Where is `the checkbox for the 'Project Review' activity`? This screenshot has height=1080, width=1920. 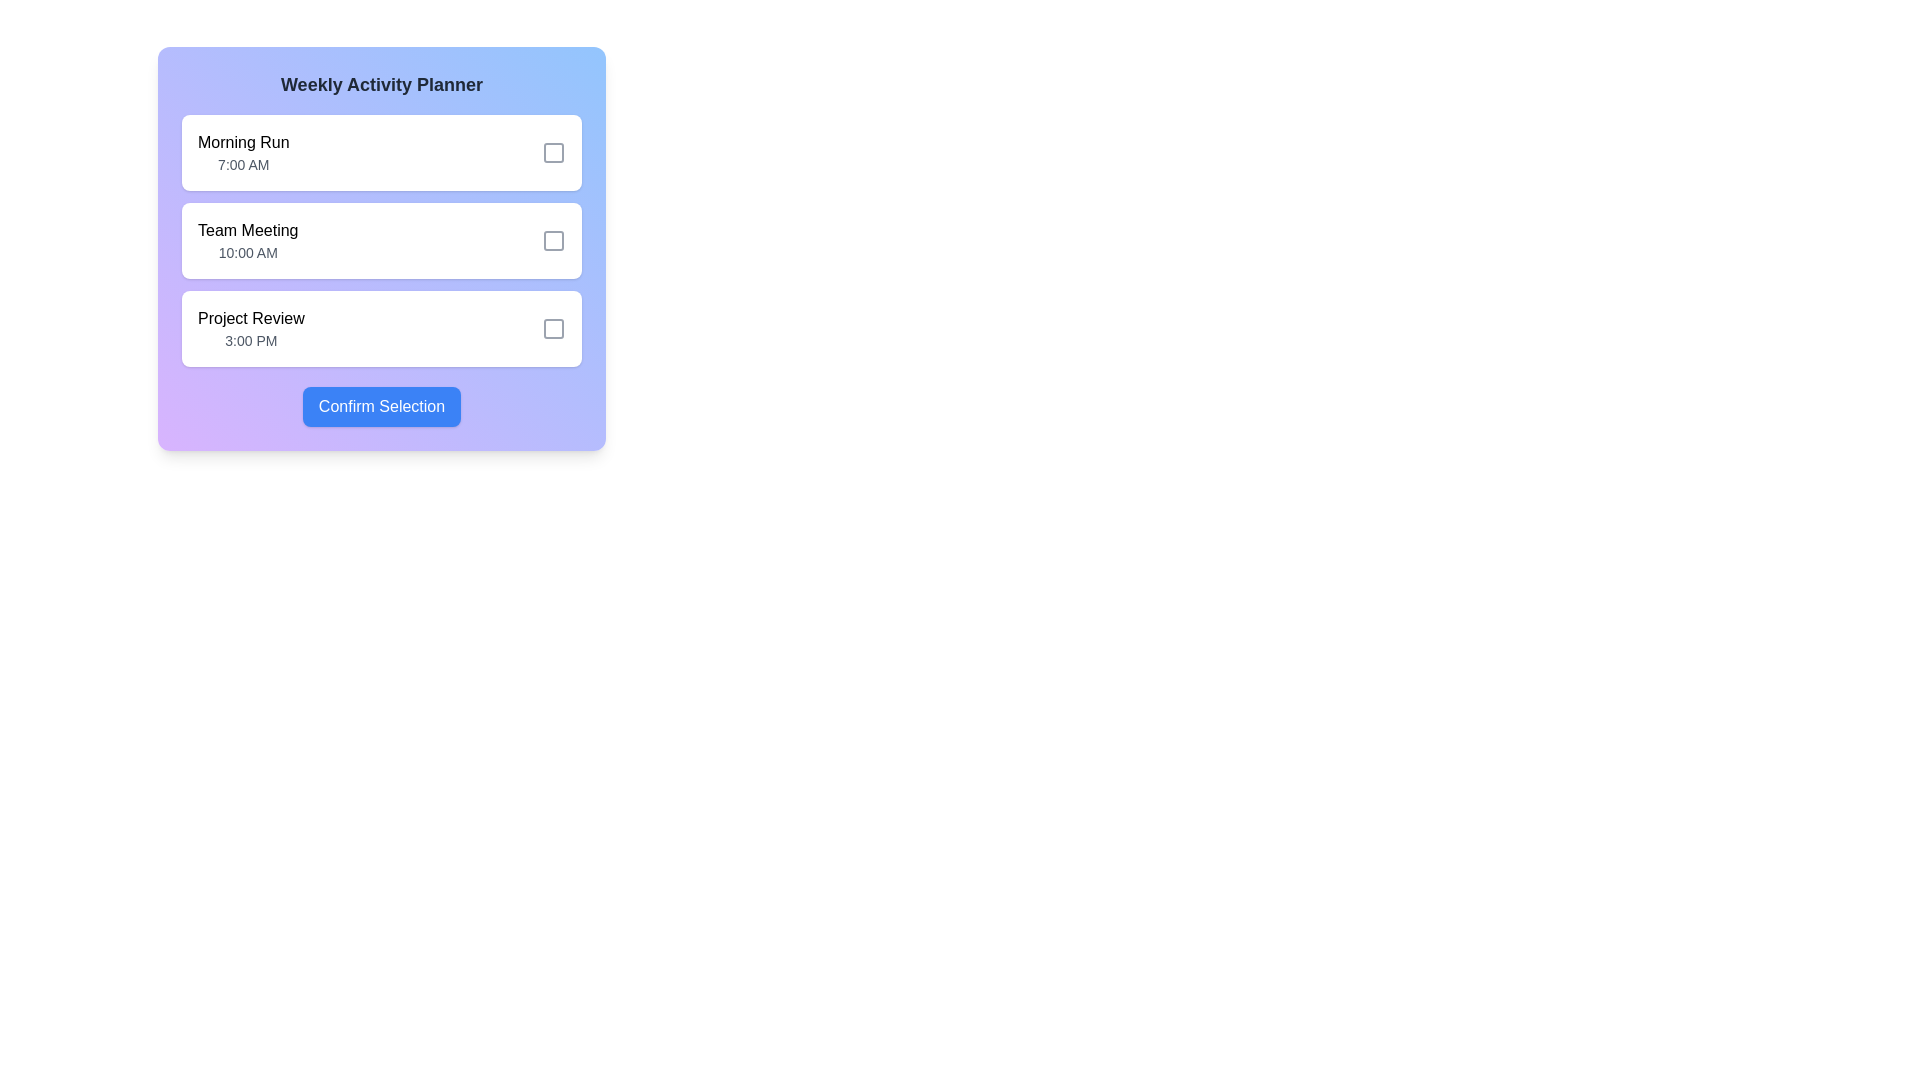
the checkbox for the 'Project Review' activity is located at coordinates (553, 327).